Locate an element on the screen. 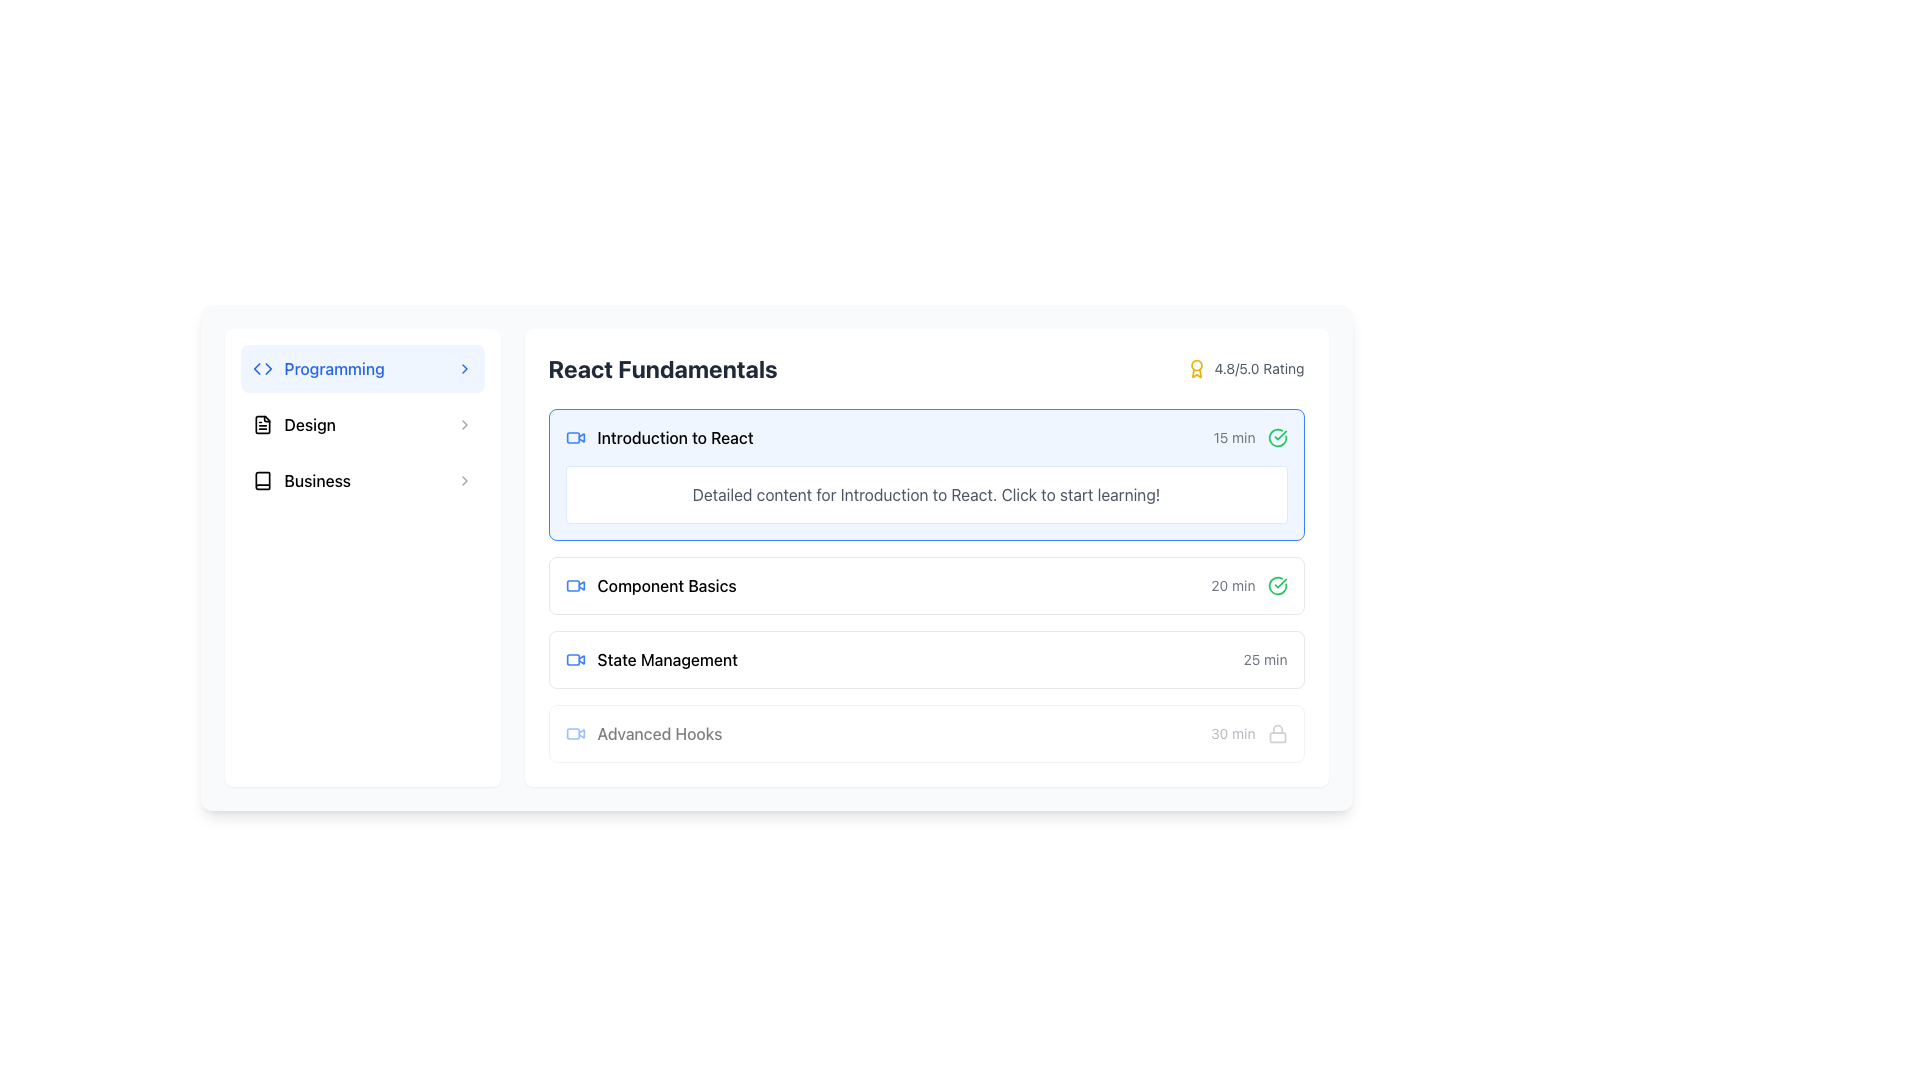 The image size is (1920, 1080). the 'Component Basics' text label located under the 'React Fundamentals' section is located at coordinates (667, 585).